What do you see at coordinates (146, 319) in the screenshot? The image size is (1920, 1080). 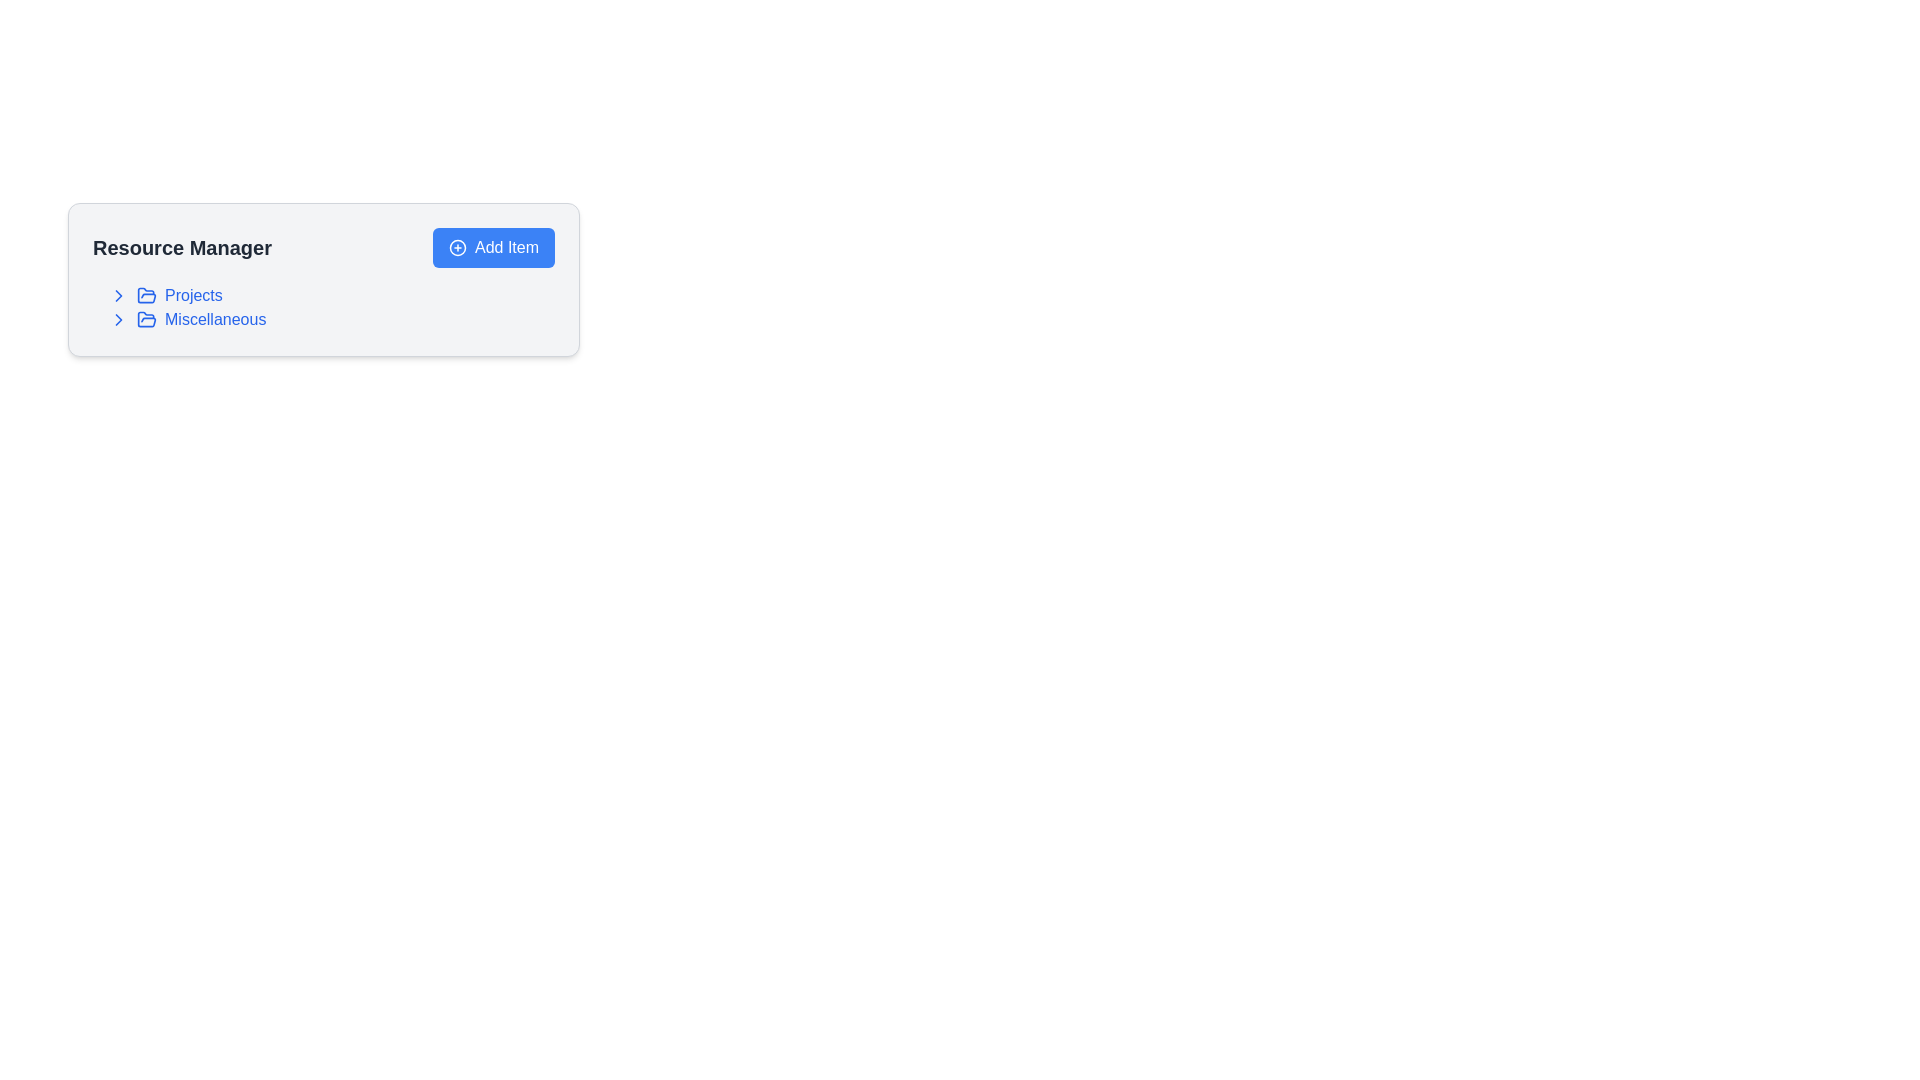 I see `the state of the open folder icon, which is the second icon in the 'Miscellaneous' entry, located between the chevron icon and the 'Miscellaneous' text label` at bounding box center [146, 319].